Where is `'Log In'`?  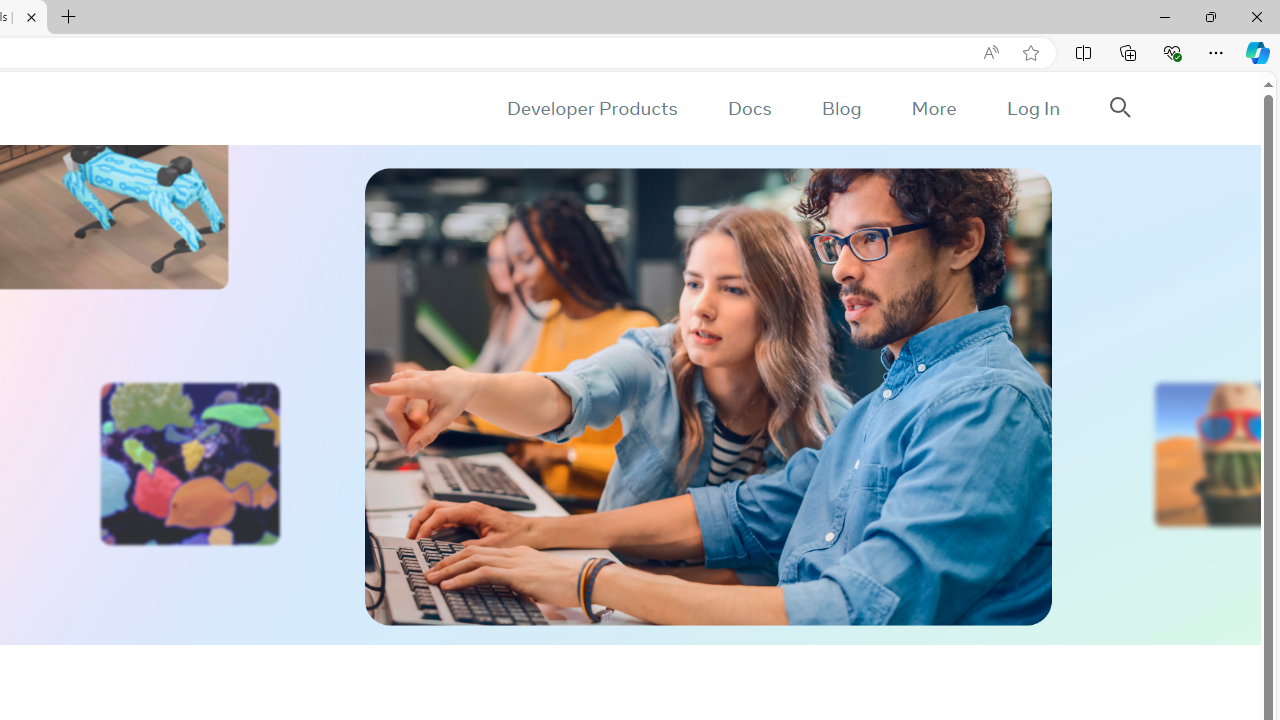
'Log In' is located at coordinates (1032, 108).